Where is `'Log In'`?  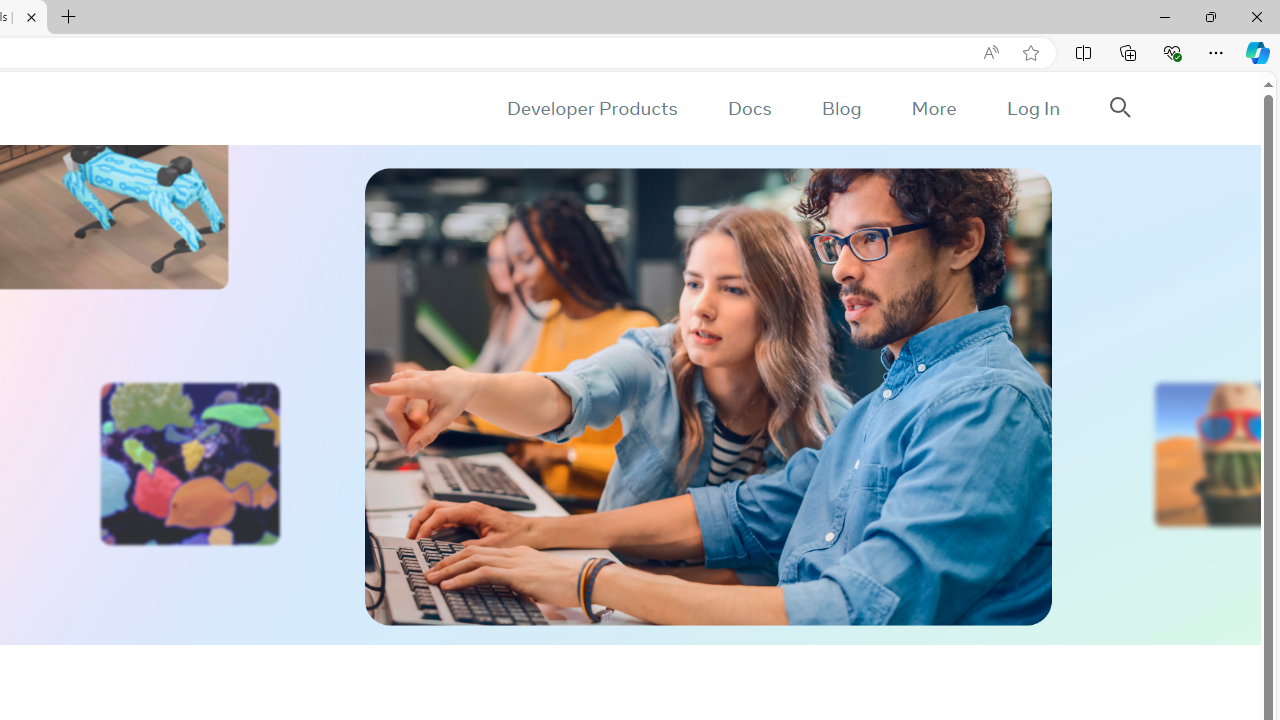
'Log In' is located at coordinates (1032, 108).